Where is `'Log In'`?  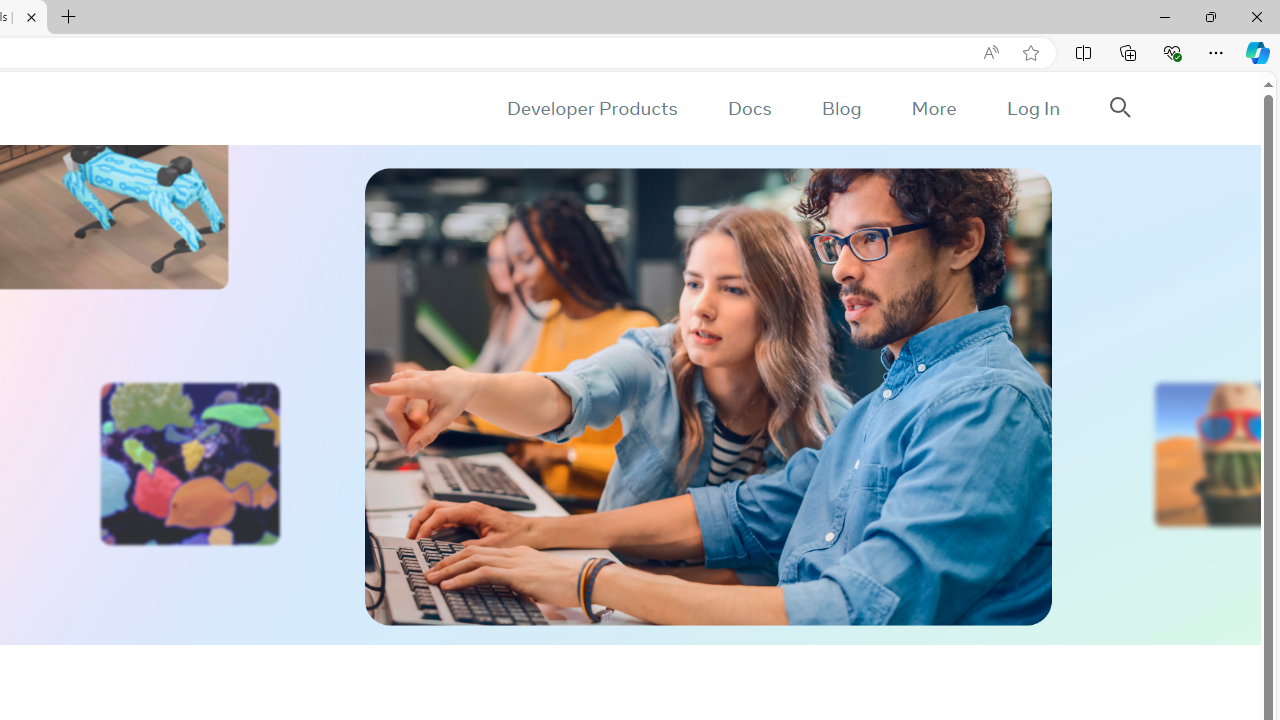
'Log In' is located at coordinates (1032, 108).